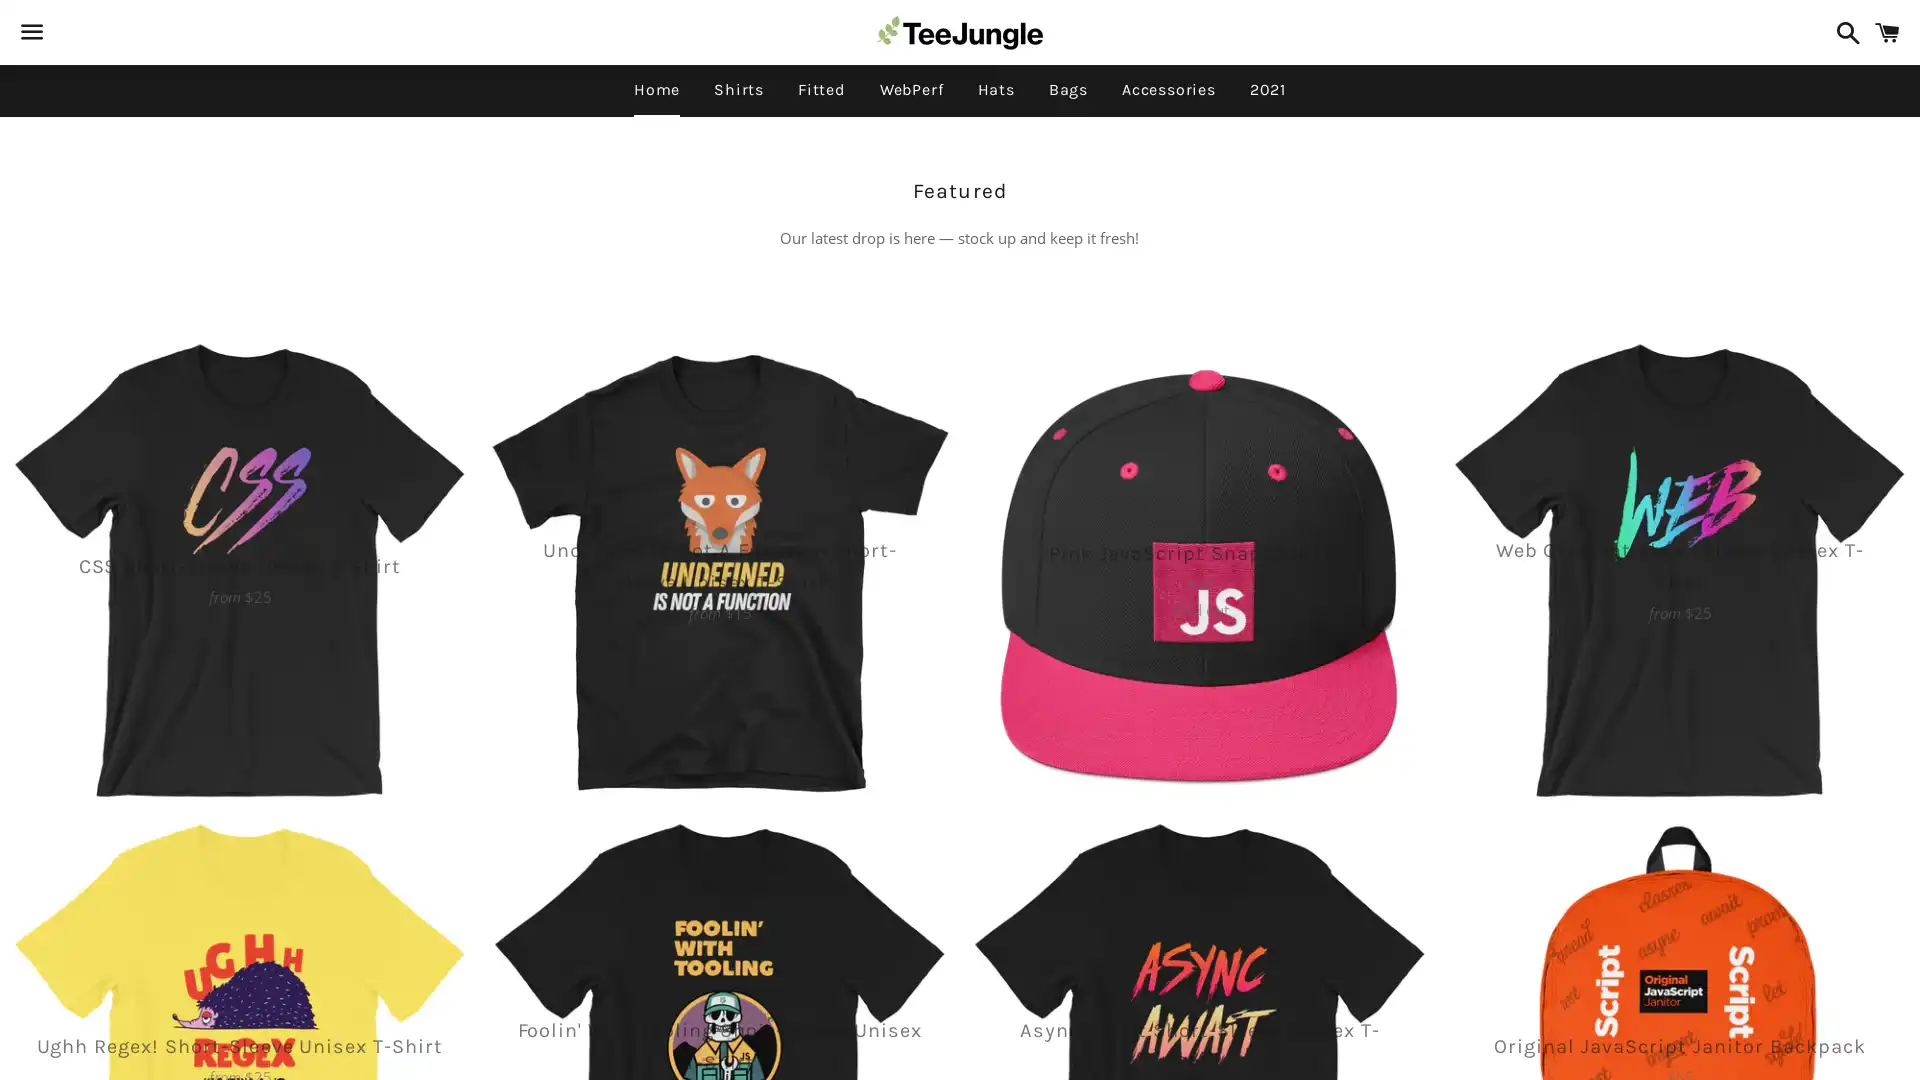 The height and width of the screenshot is (1080, 1920). What do you see at coordinates (32, 31) in the screenshot?
I see `Menu` at bounding box center [32, 31].